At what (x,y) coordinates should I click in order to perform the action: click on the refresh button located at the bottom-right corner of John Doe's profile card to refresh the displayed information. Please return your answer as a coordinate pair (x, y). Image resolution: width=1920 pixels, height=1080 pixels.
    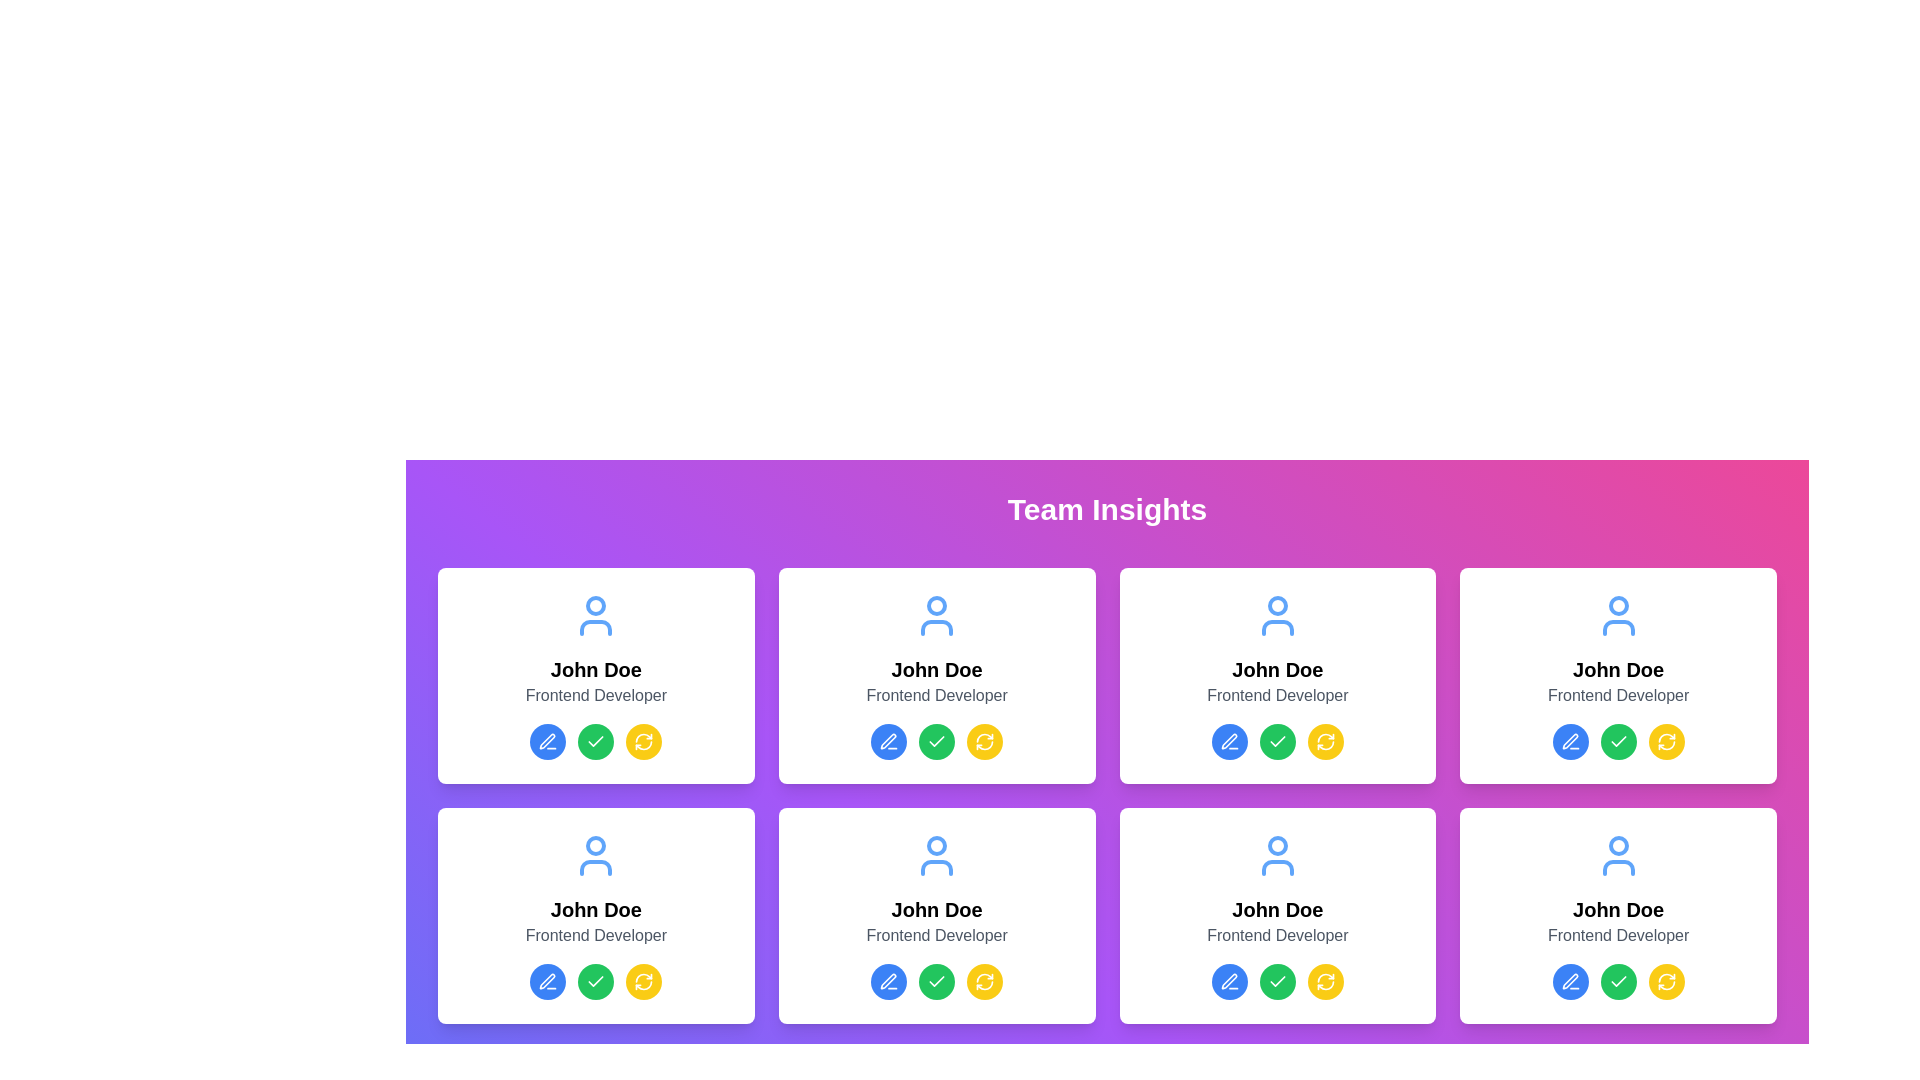
    Looking at the image, I should click on (644, 741).